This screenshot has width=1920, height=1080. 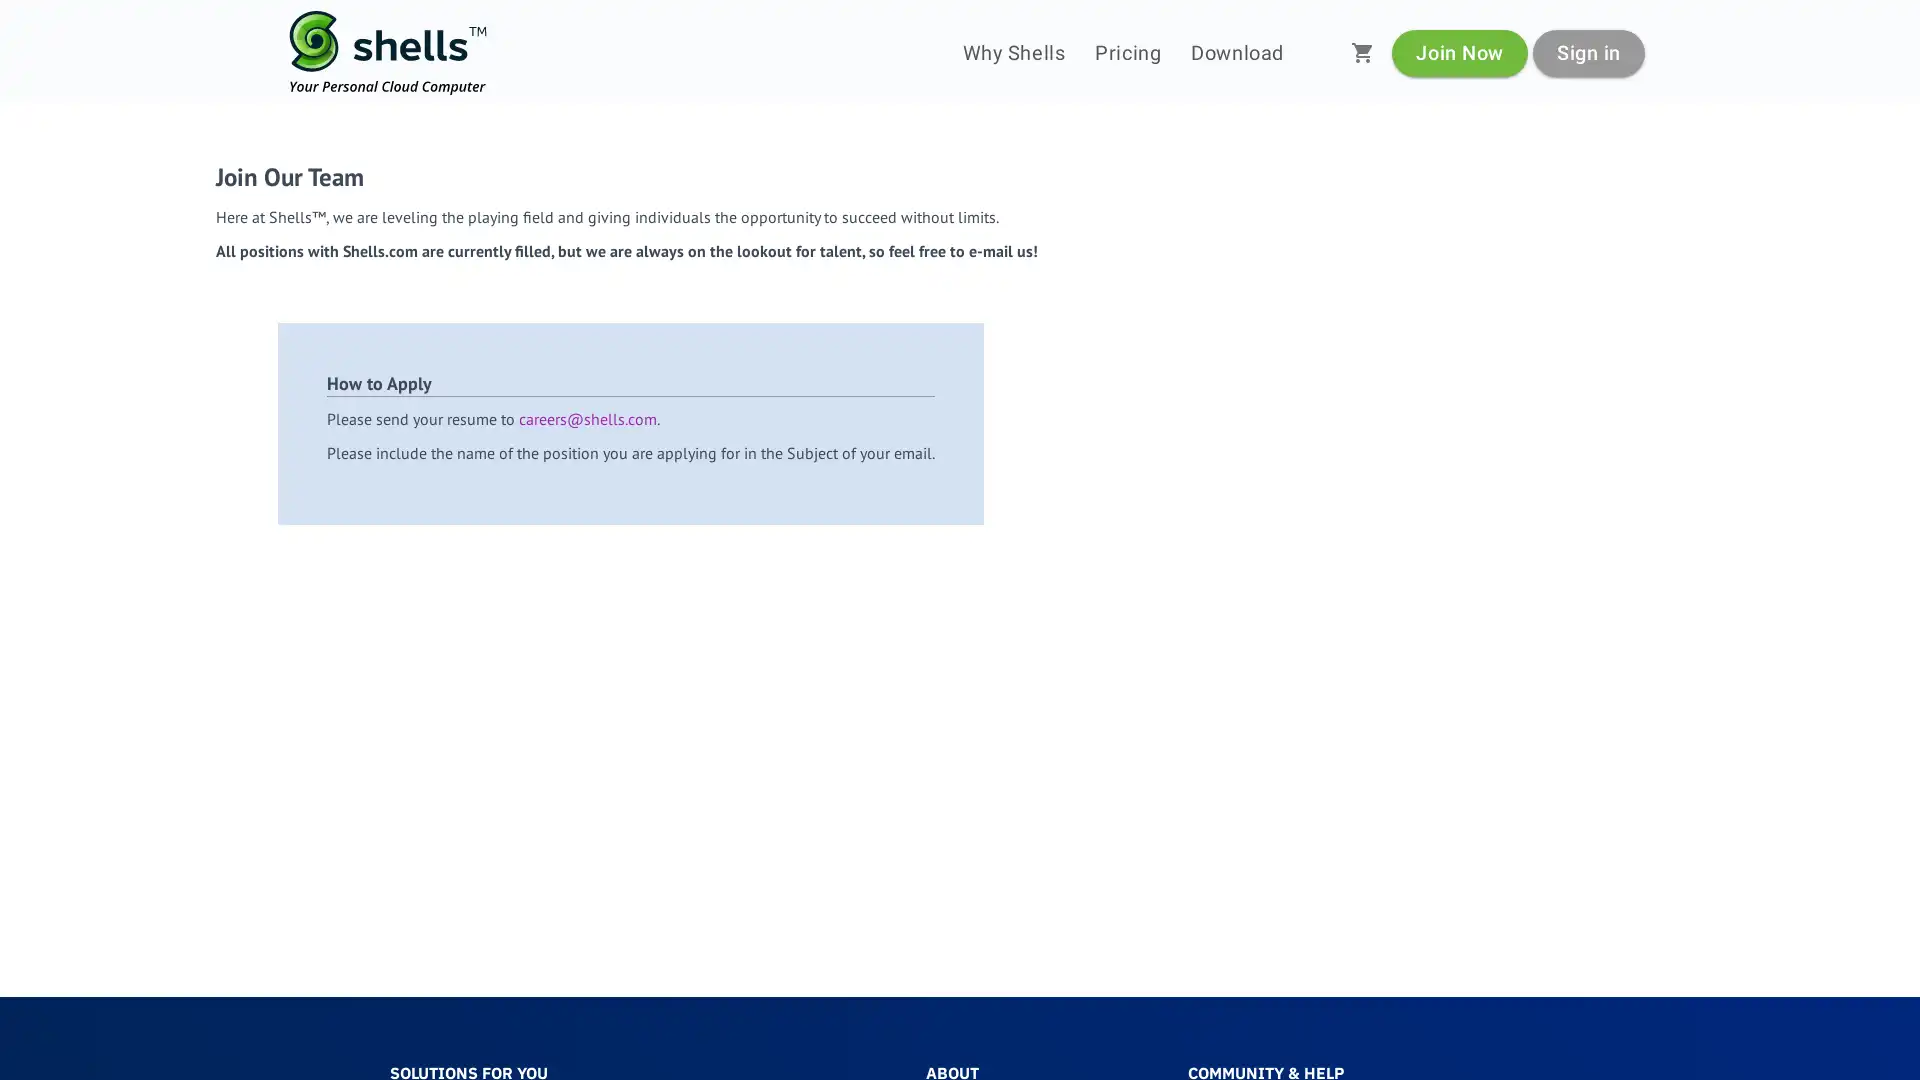 I want to click on Join Now, so click(x=1459, y=51).